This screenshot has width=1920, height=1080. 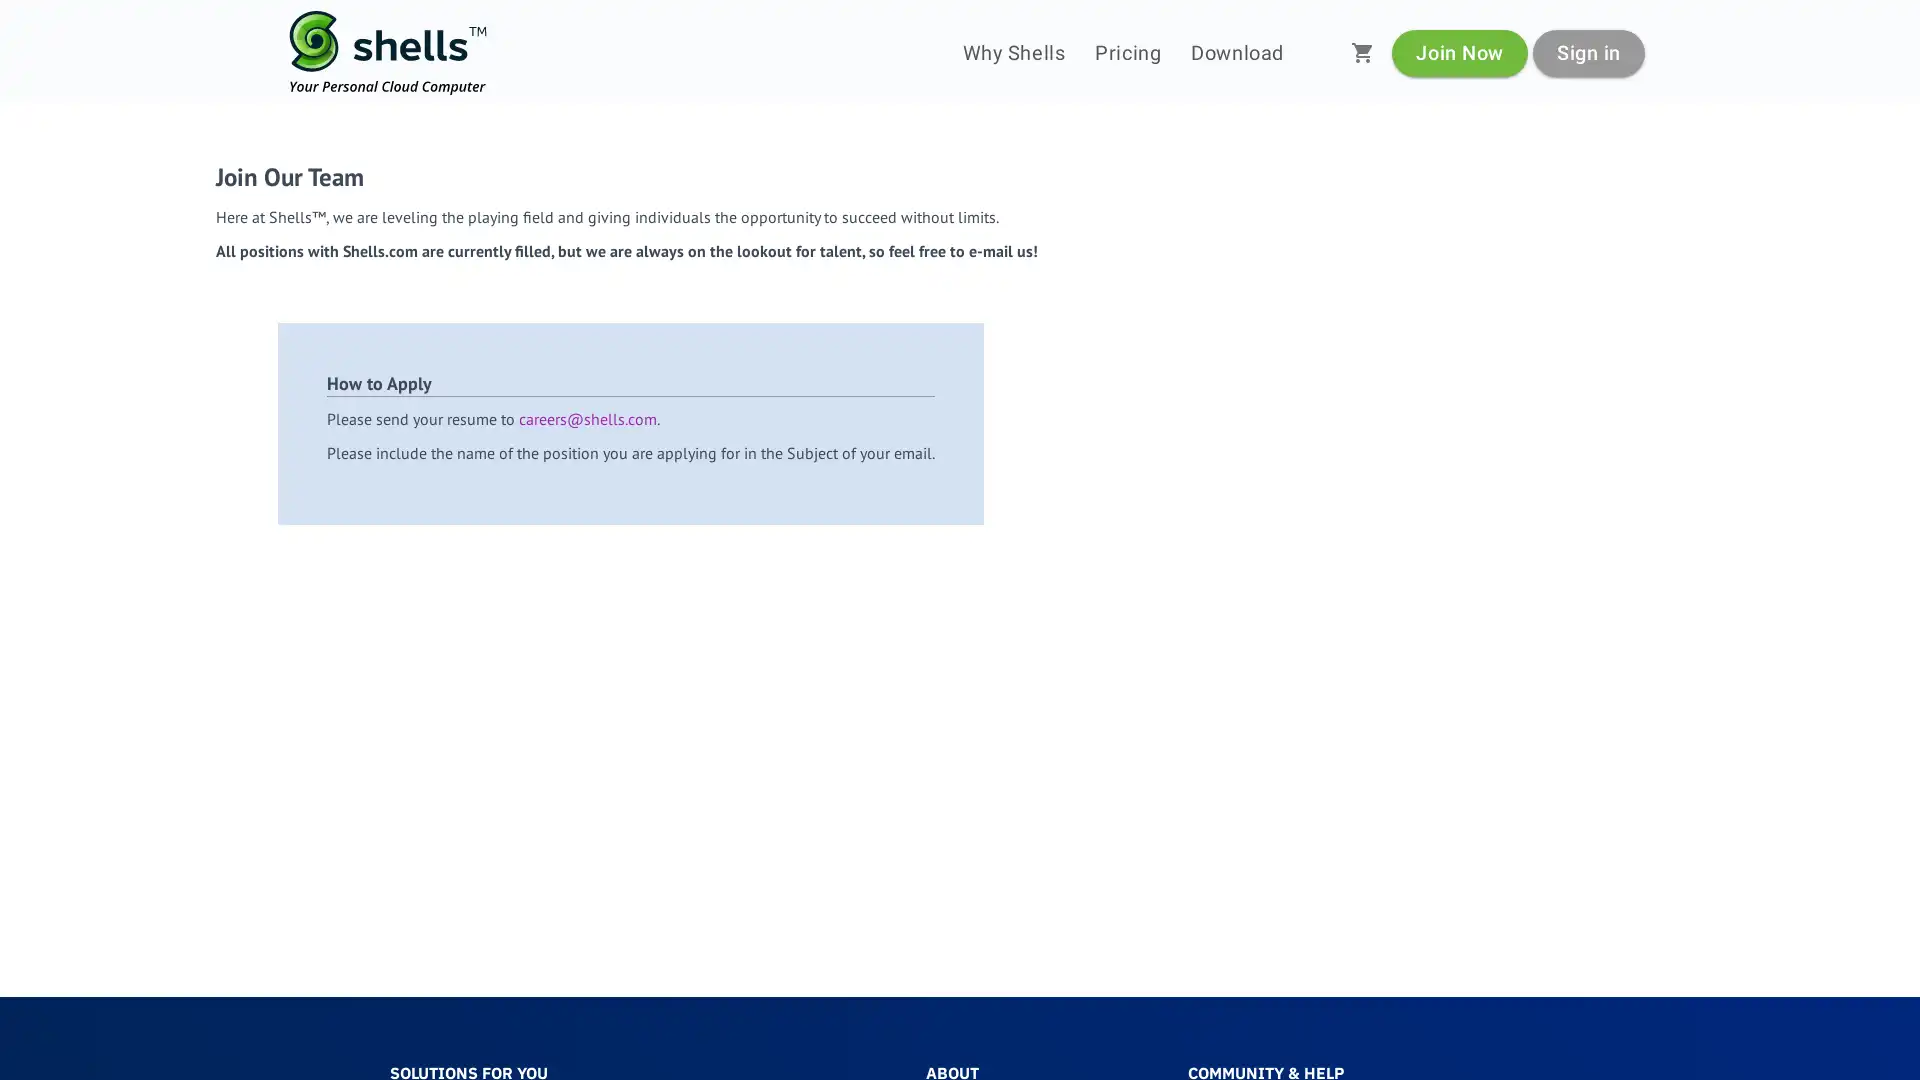 I want to click on Join Now, so click(x=1459, y=51).